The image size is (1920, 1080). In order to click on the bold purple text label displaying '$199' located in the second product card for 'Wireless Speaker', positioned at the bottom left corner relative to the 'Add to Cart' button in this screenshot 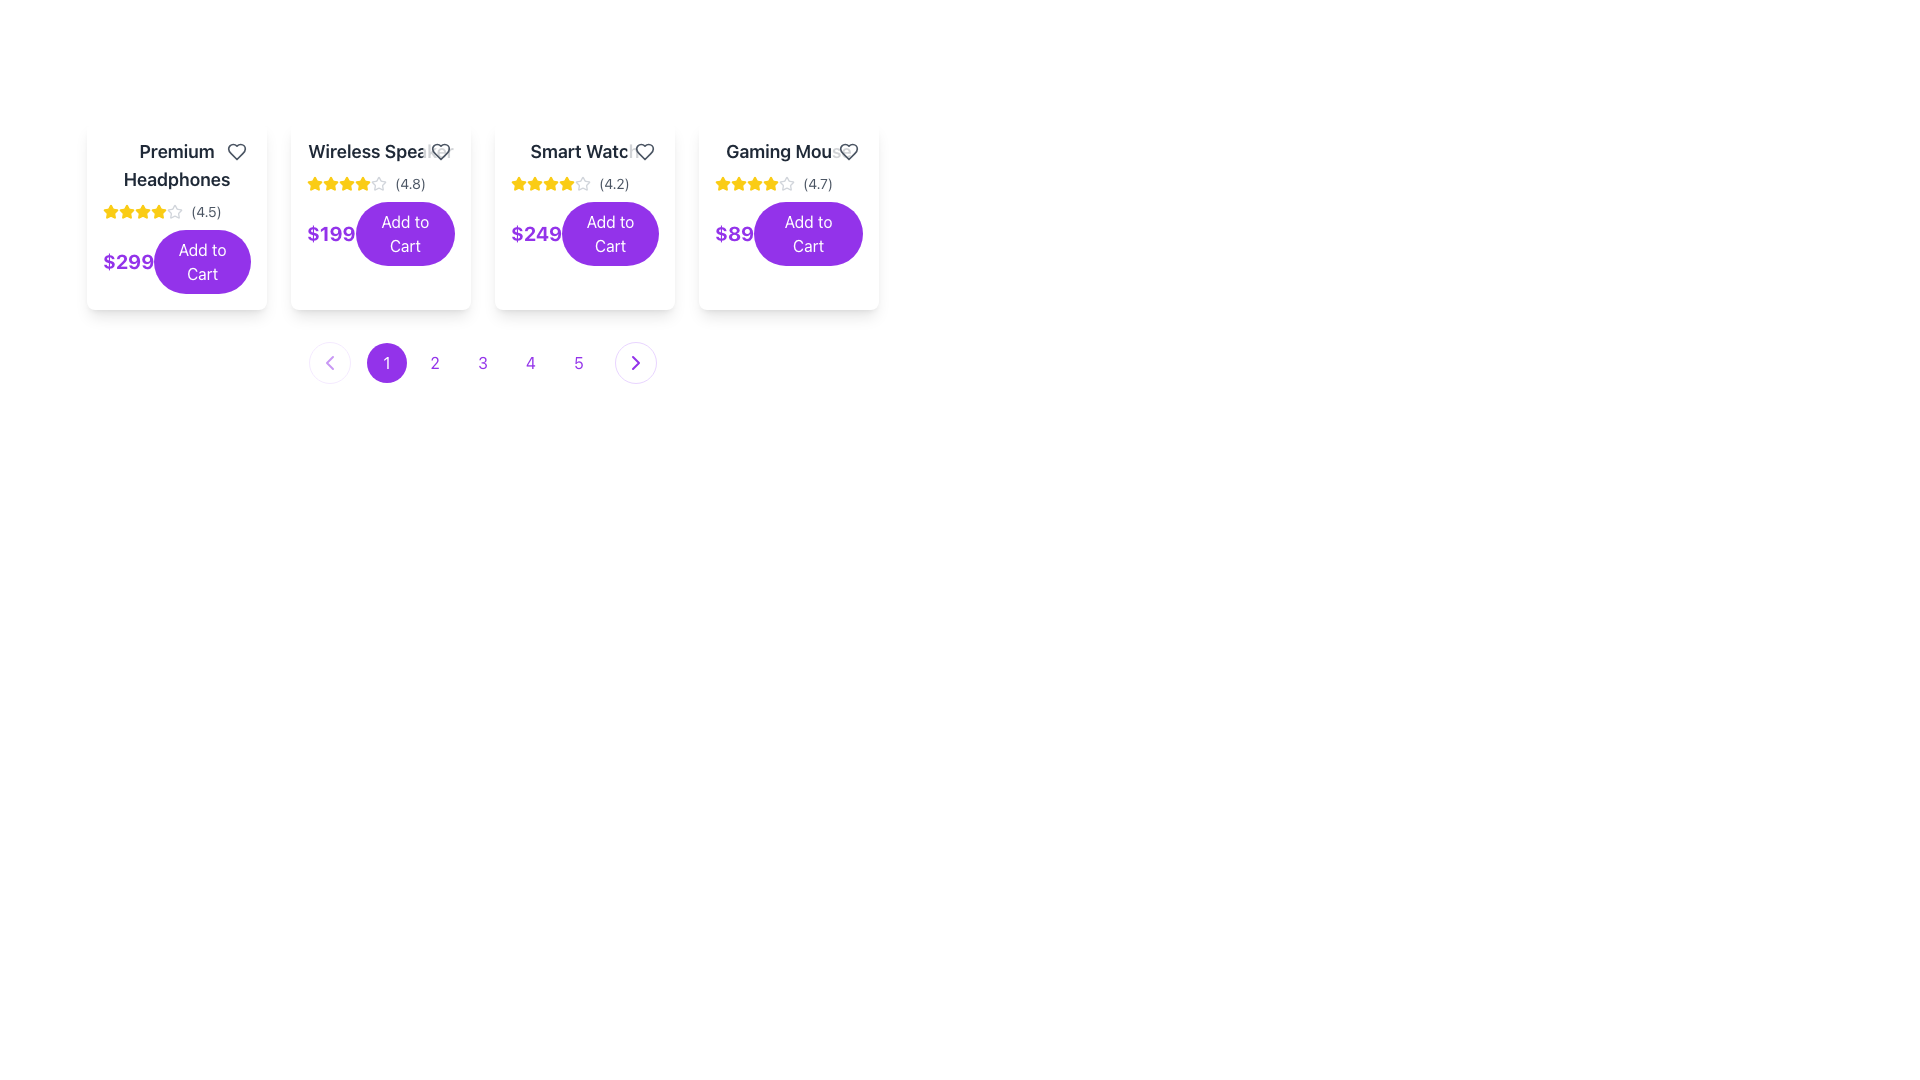, I will do `click(331, 233)`.